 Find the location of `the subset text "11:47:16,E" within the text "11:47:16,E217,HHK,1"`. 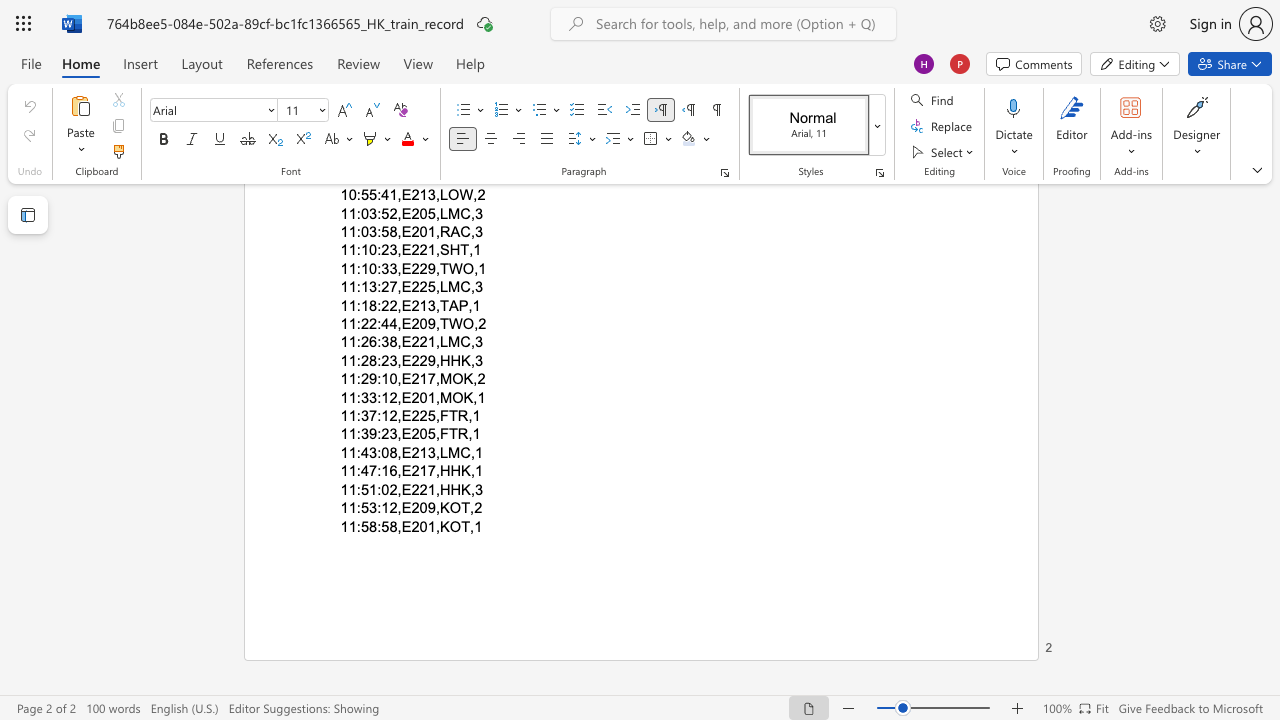

the subset text "11:47:16,E" within the text "11:47:16,E217,HHK,1" is located at coordinates (340, 471).